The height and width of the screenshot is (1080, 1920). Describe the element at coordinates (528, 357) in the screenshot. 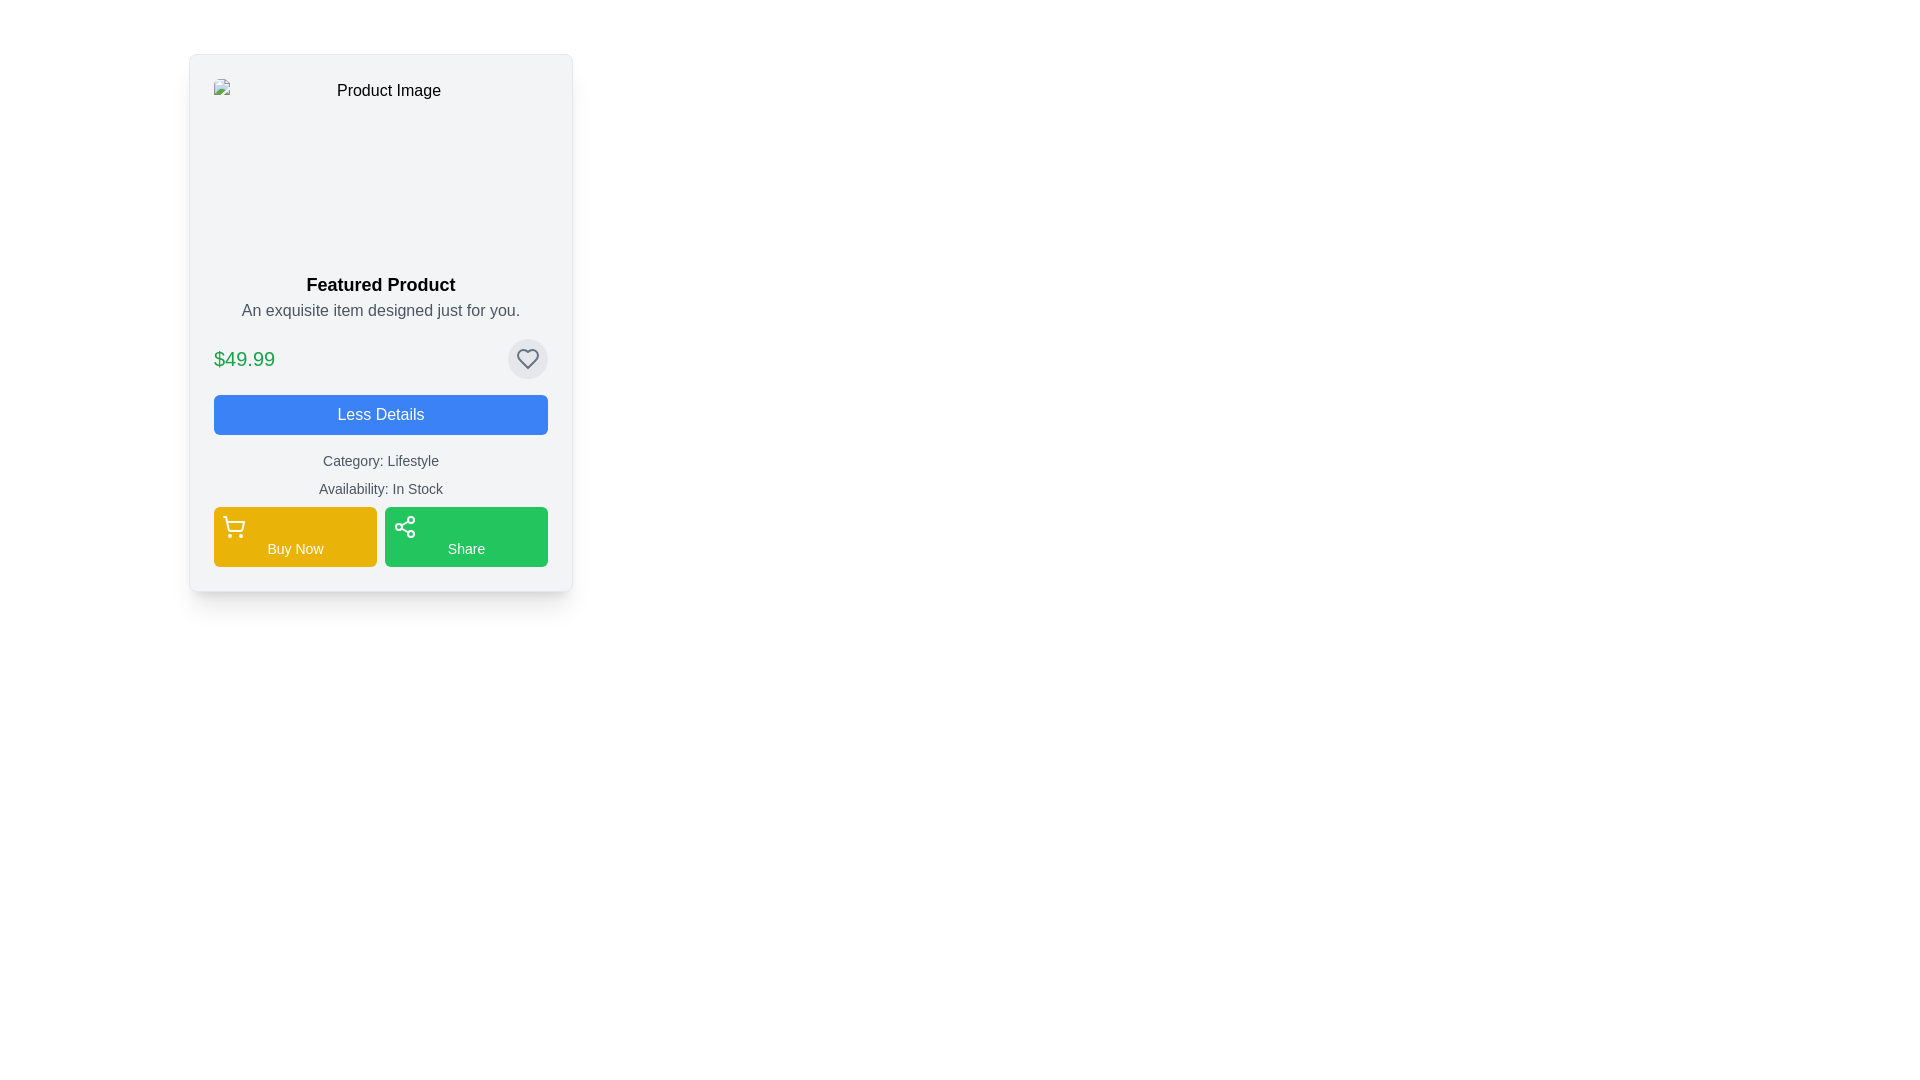

I see `the area around the heart-shaped icon located in the top-right corner of the user interface card` at that location.